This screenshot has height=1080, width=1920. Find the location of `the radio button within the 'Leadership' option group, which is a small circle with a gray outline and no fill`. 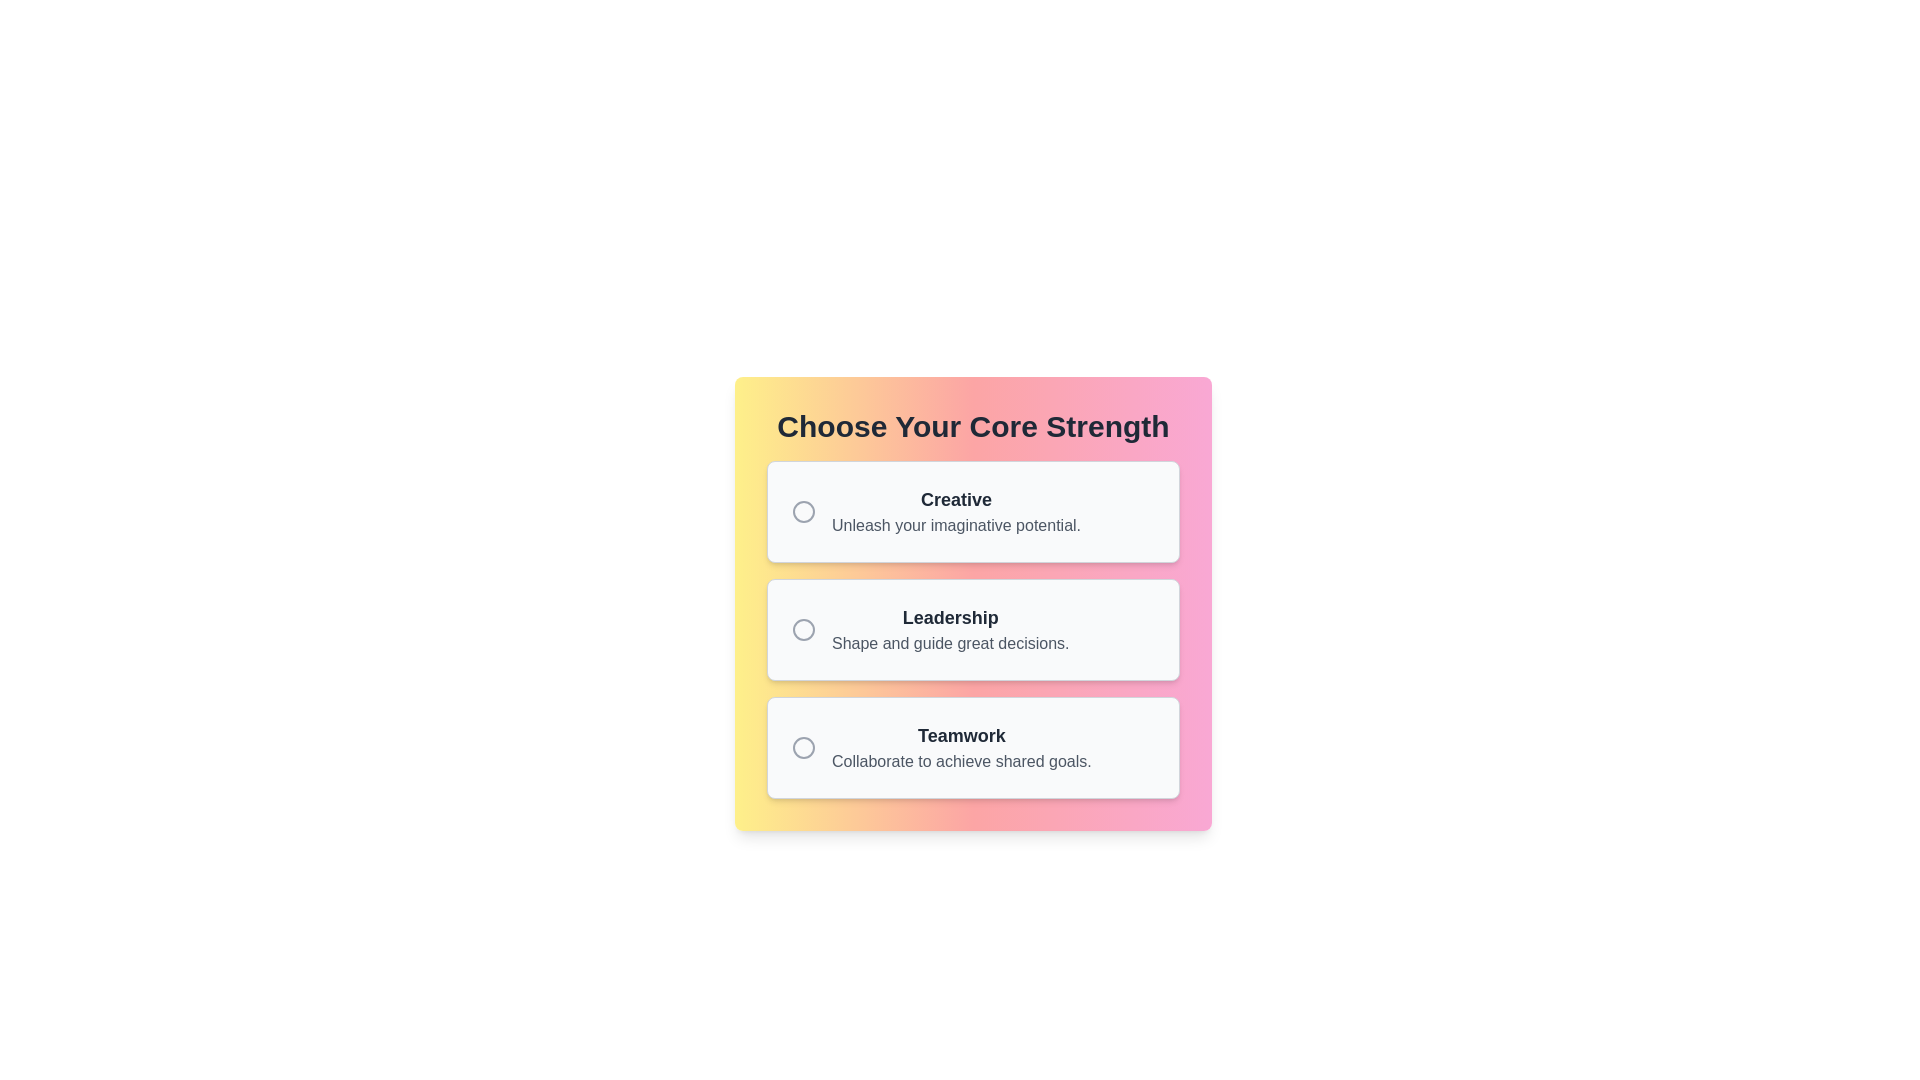

the radio button within the 'Leadership' option group, which is a small circle with a gray outline and no fill is located at coordinates (804, 628).